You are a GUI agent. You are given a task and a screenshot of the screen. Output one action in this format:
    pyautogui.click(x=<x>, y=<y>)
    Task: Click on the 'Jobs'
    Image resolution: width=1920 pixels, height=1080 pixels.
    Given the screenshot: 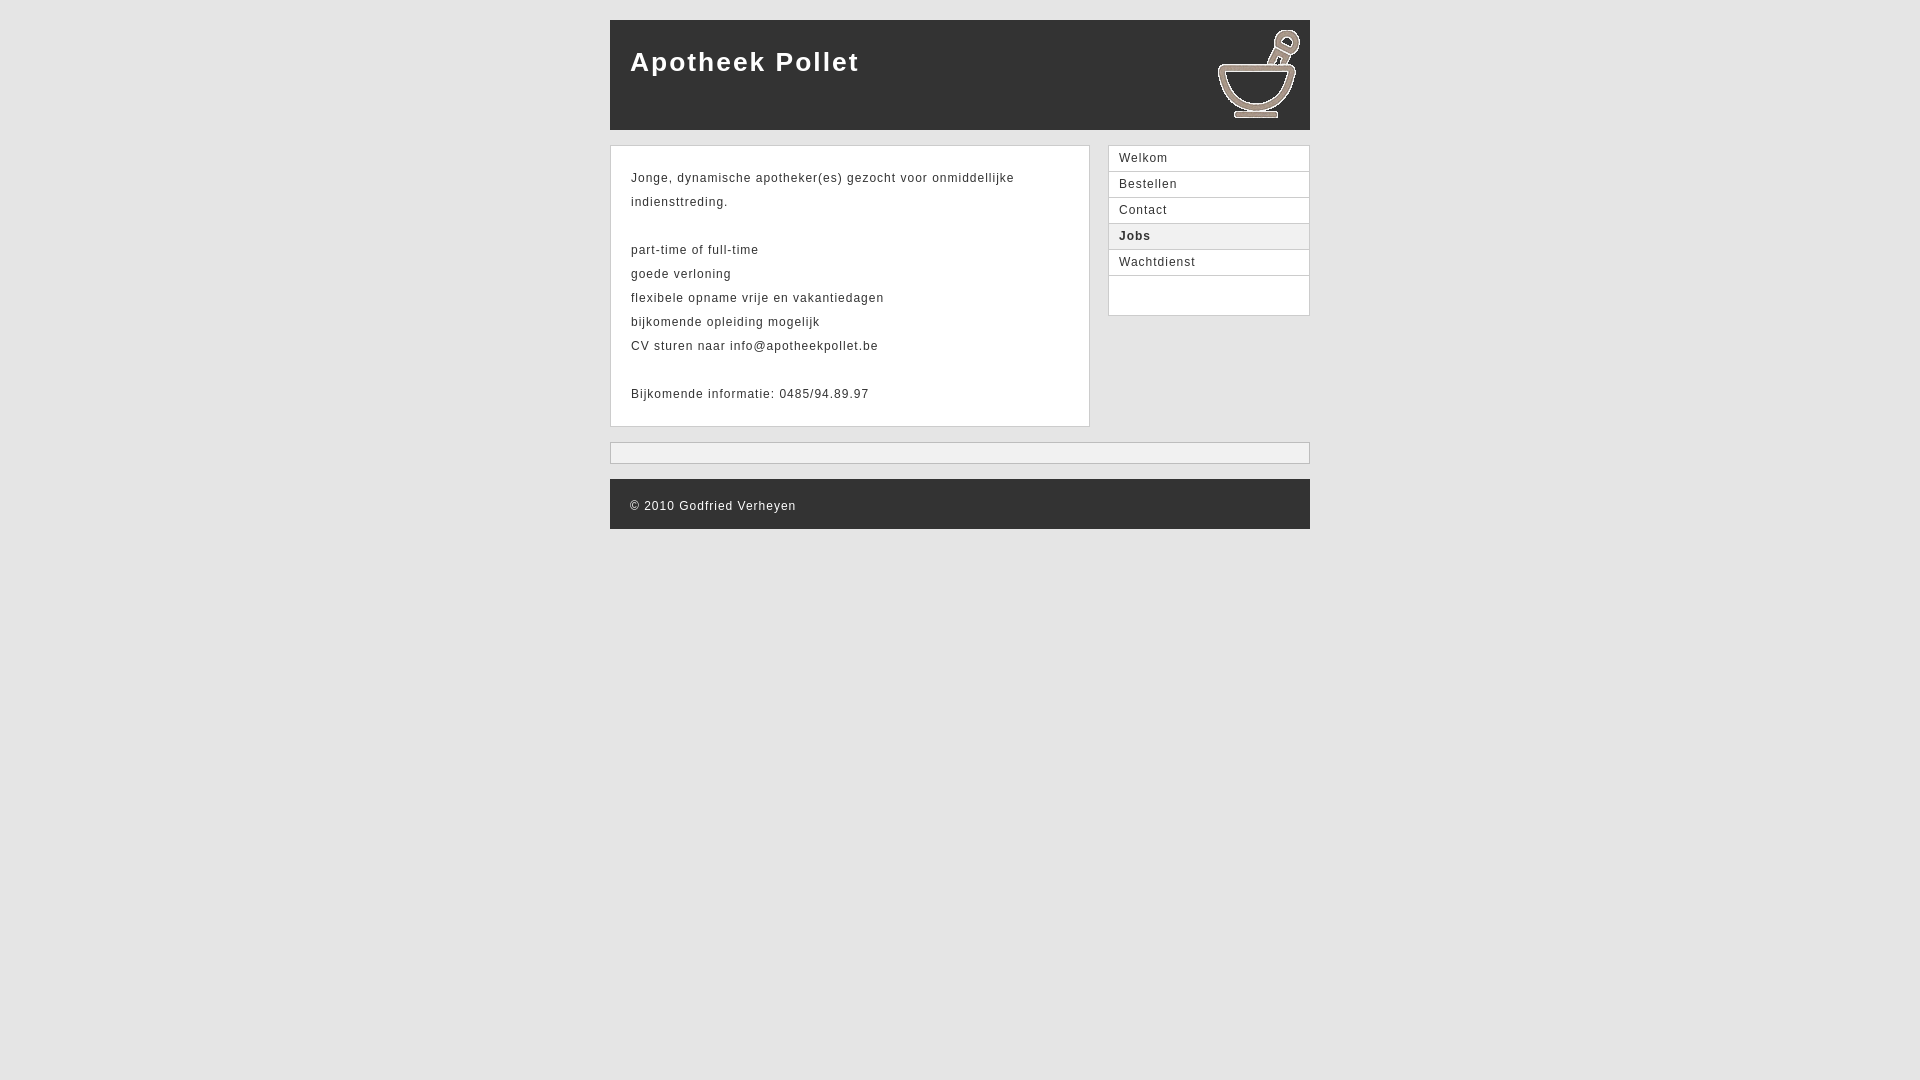 What is the action you would take?
    pyautogui.click(x=1107, y=235)
    